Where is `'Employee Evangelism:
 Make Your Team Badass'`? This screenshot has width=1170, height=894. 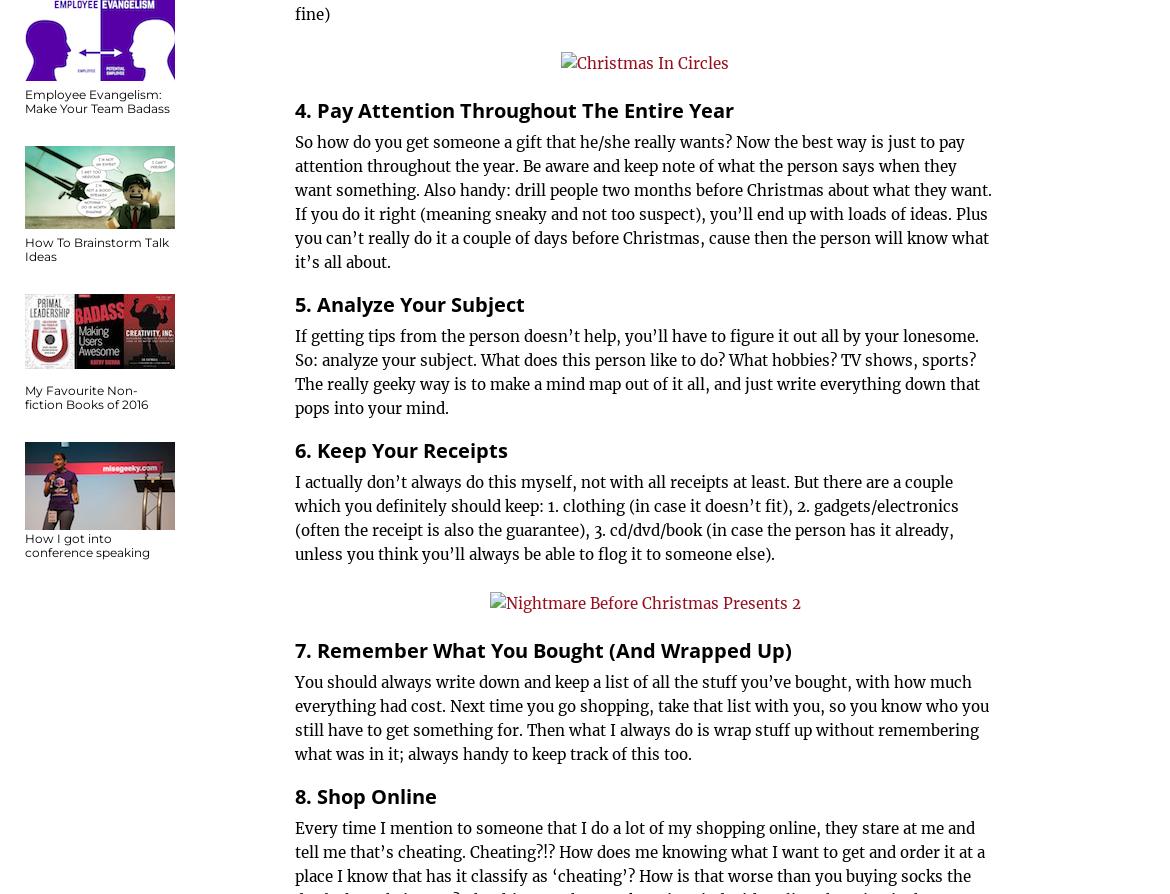
'Employee Evangelism:
 Make Your Team Badass' is located at coordinates (97, 101).